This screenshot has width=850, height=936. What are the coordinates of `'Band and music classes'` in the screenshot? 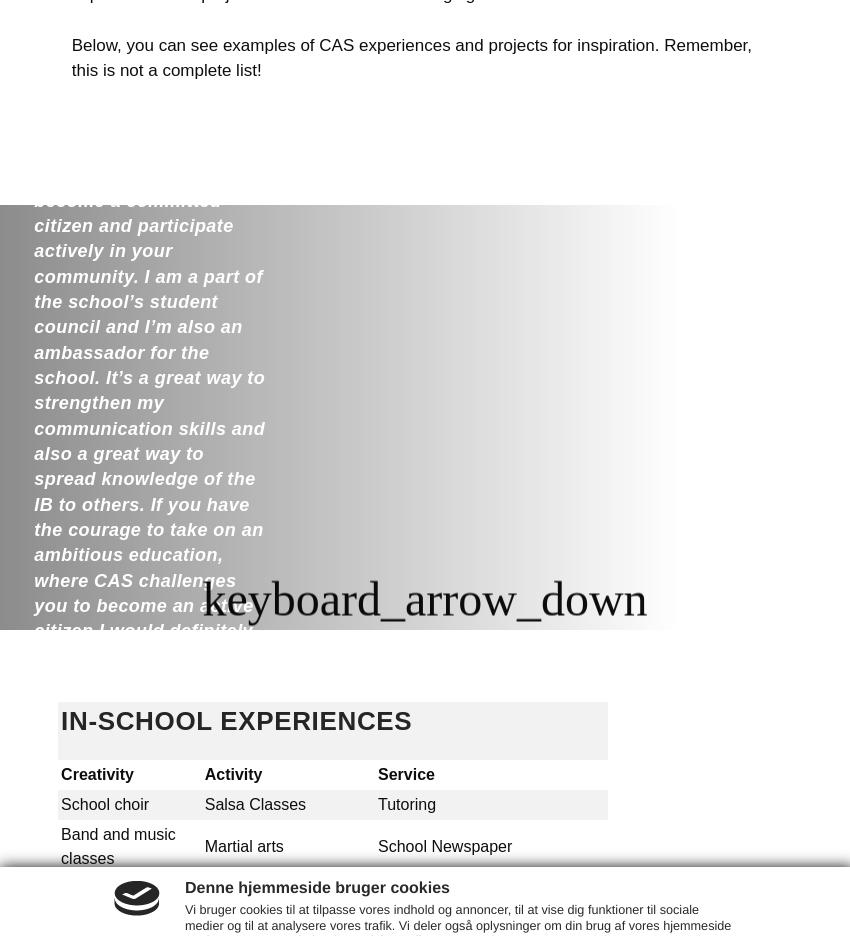 It's located at (117, 846).